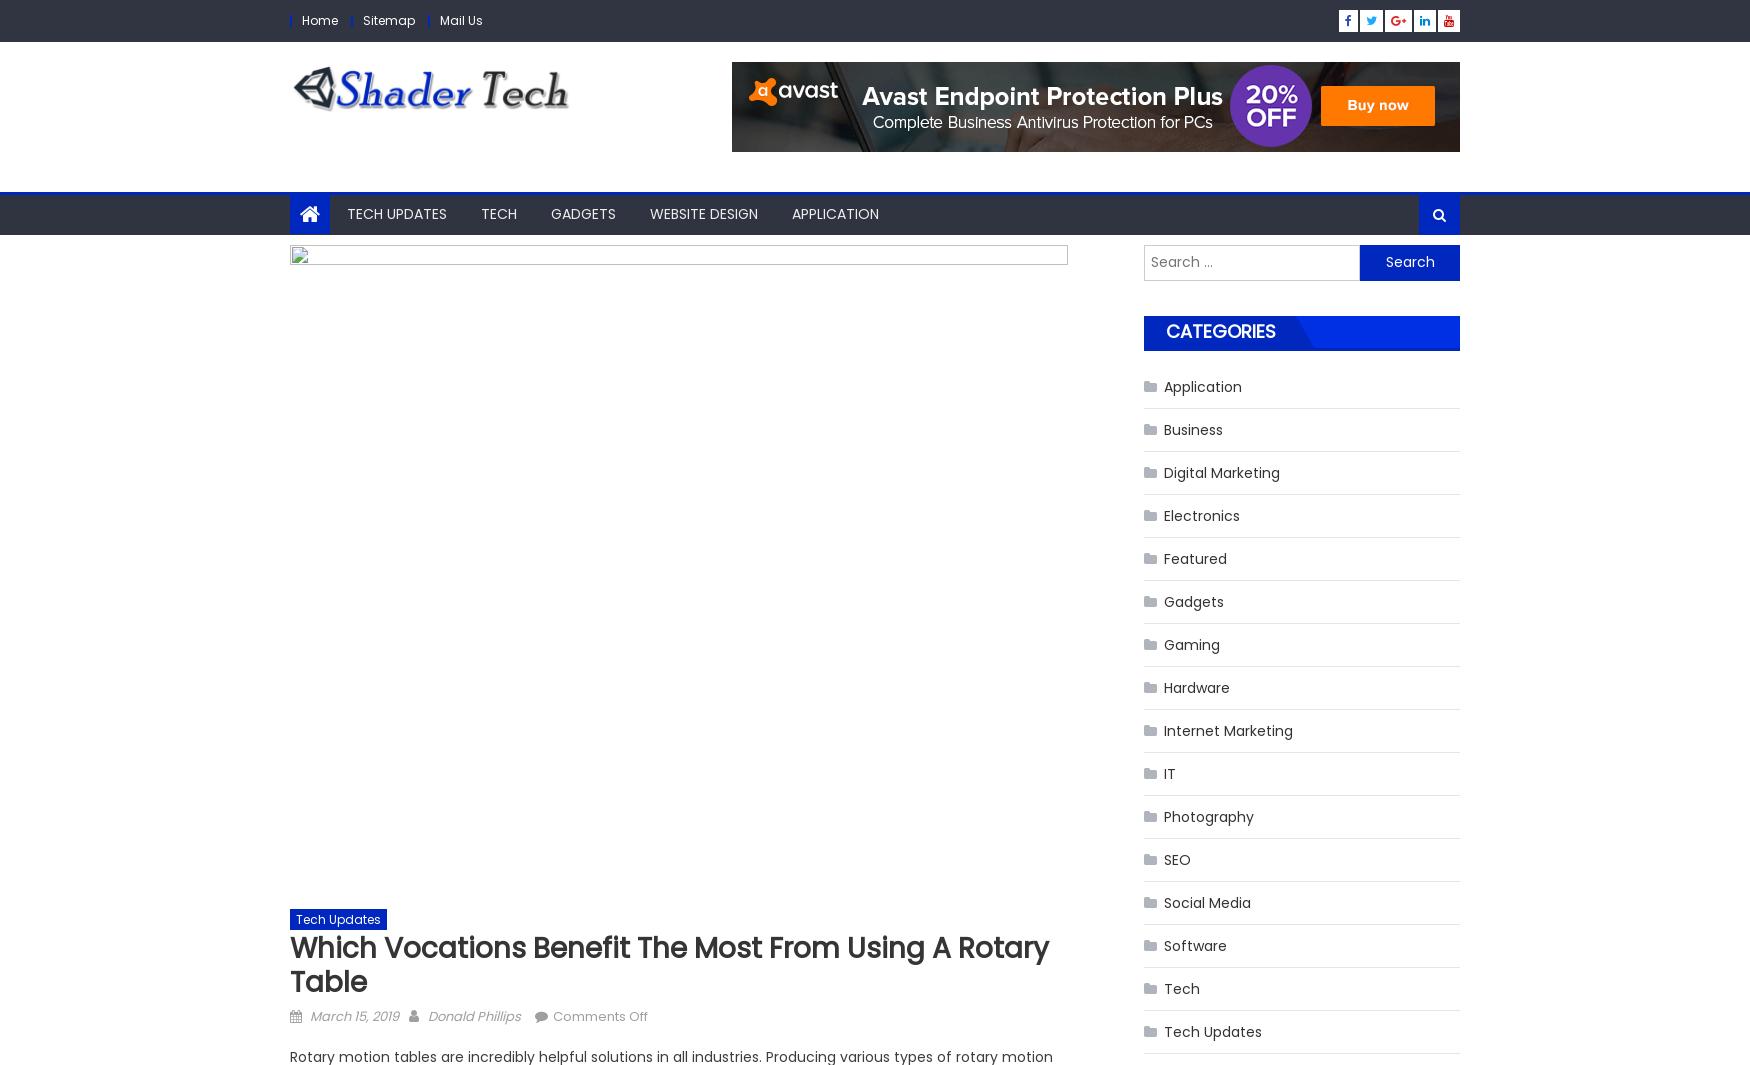  Describe the element at coordinates (1162, 427) in the screenshot. I see `'Business'` at that location.